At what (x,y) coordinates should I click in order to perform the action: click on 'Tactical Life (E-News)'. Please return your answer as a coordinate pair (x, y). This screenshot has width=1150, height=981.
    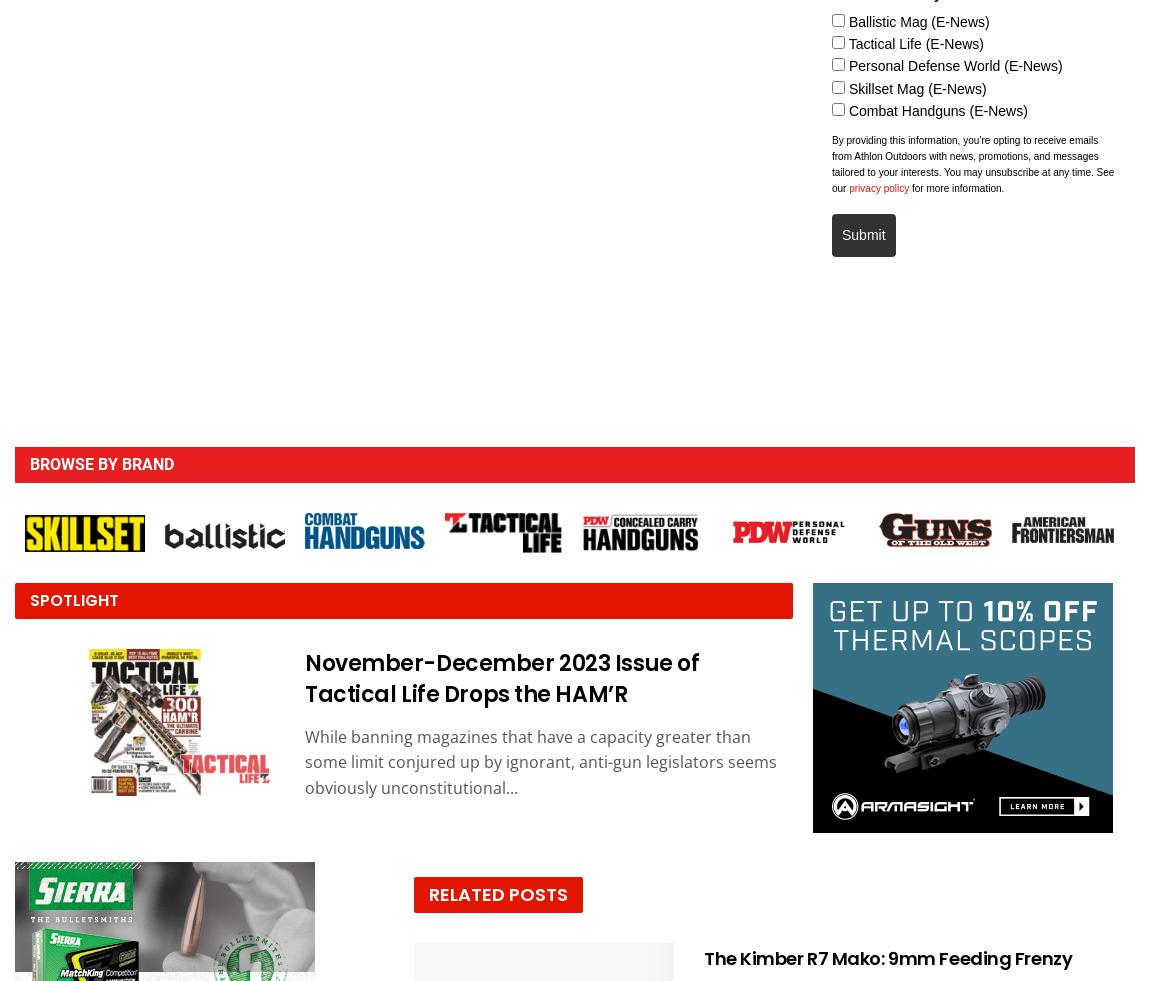
    Looking at the image, I should click on (847, 43).